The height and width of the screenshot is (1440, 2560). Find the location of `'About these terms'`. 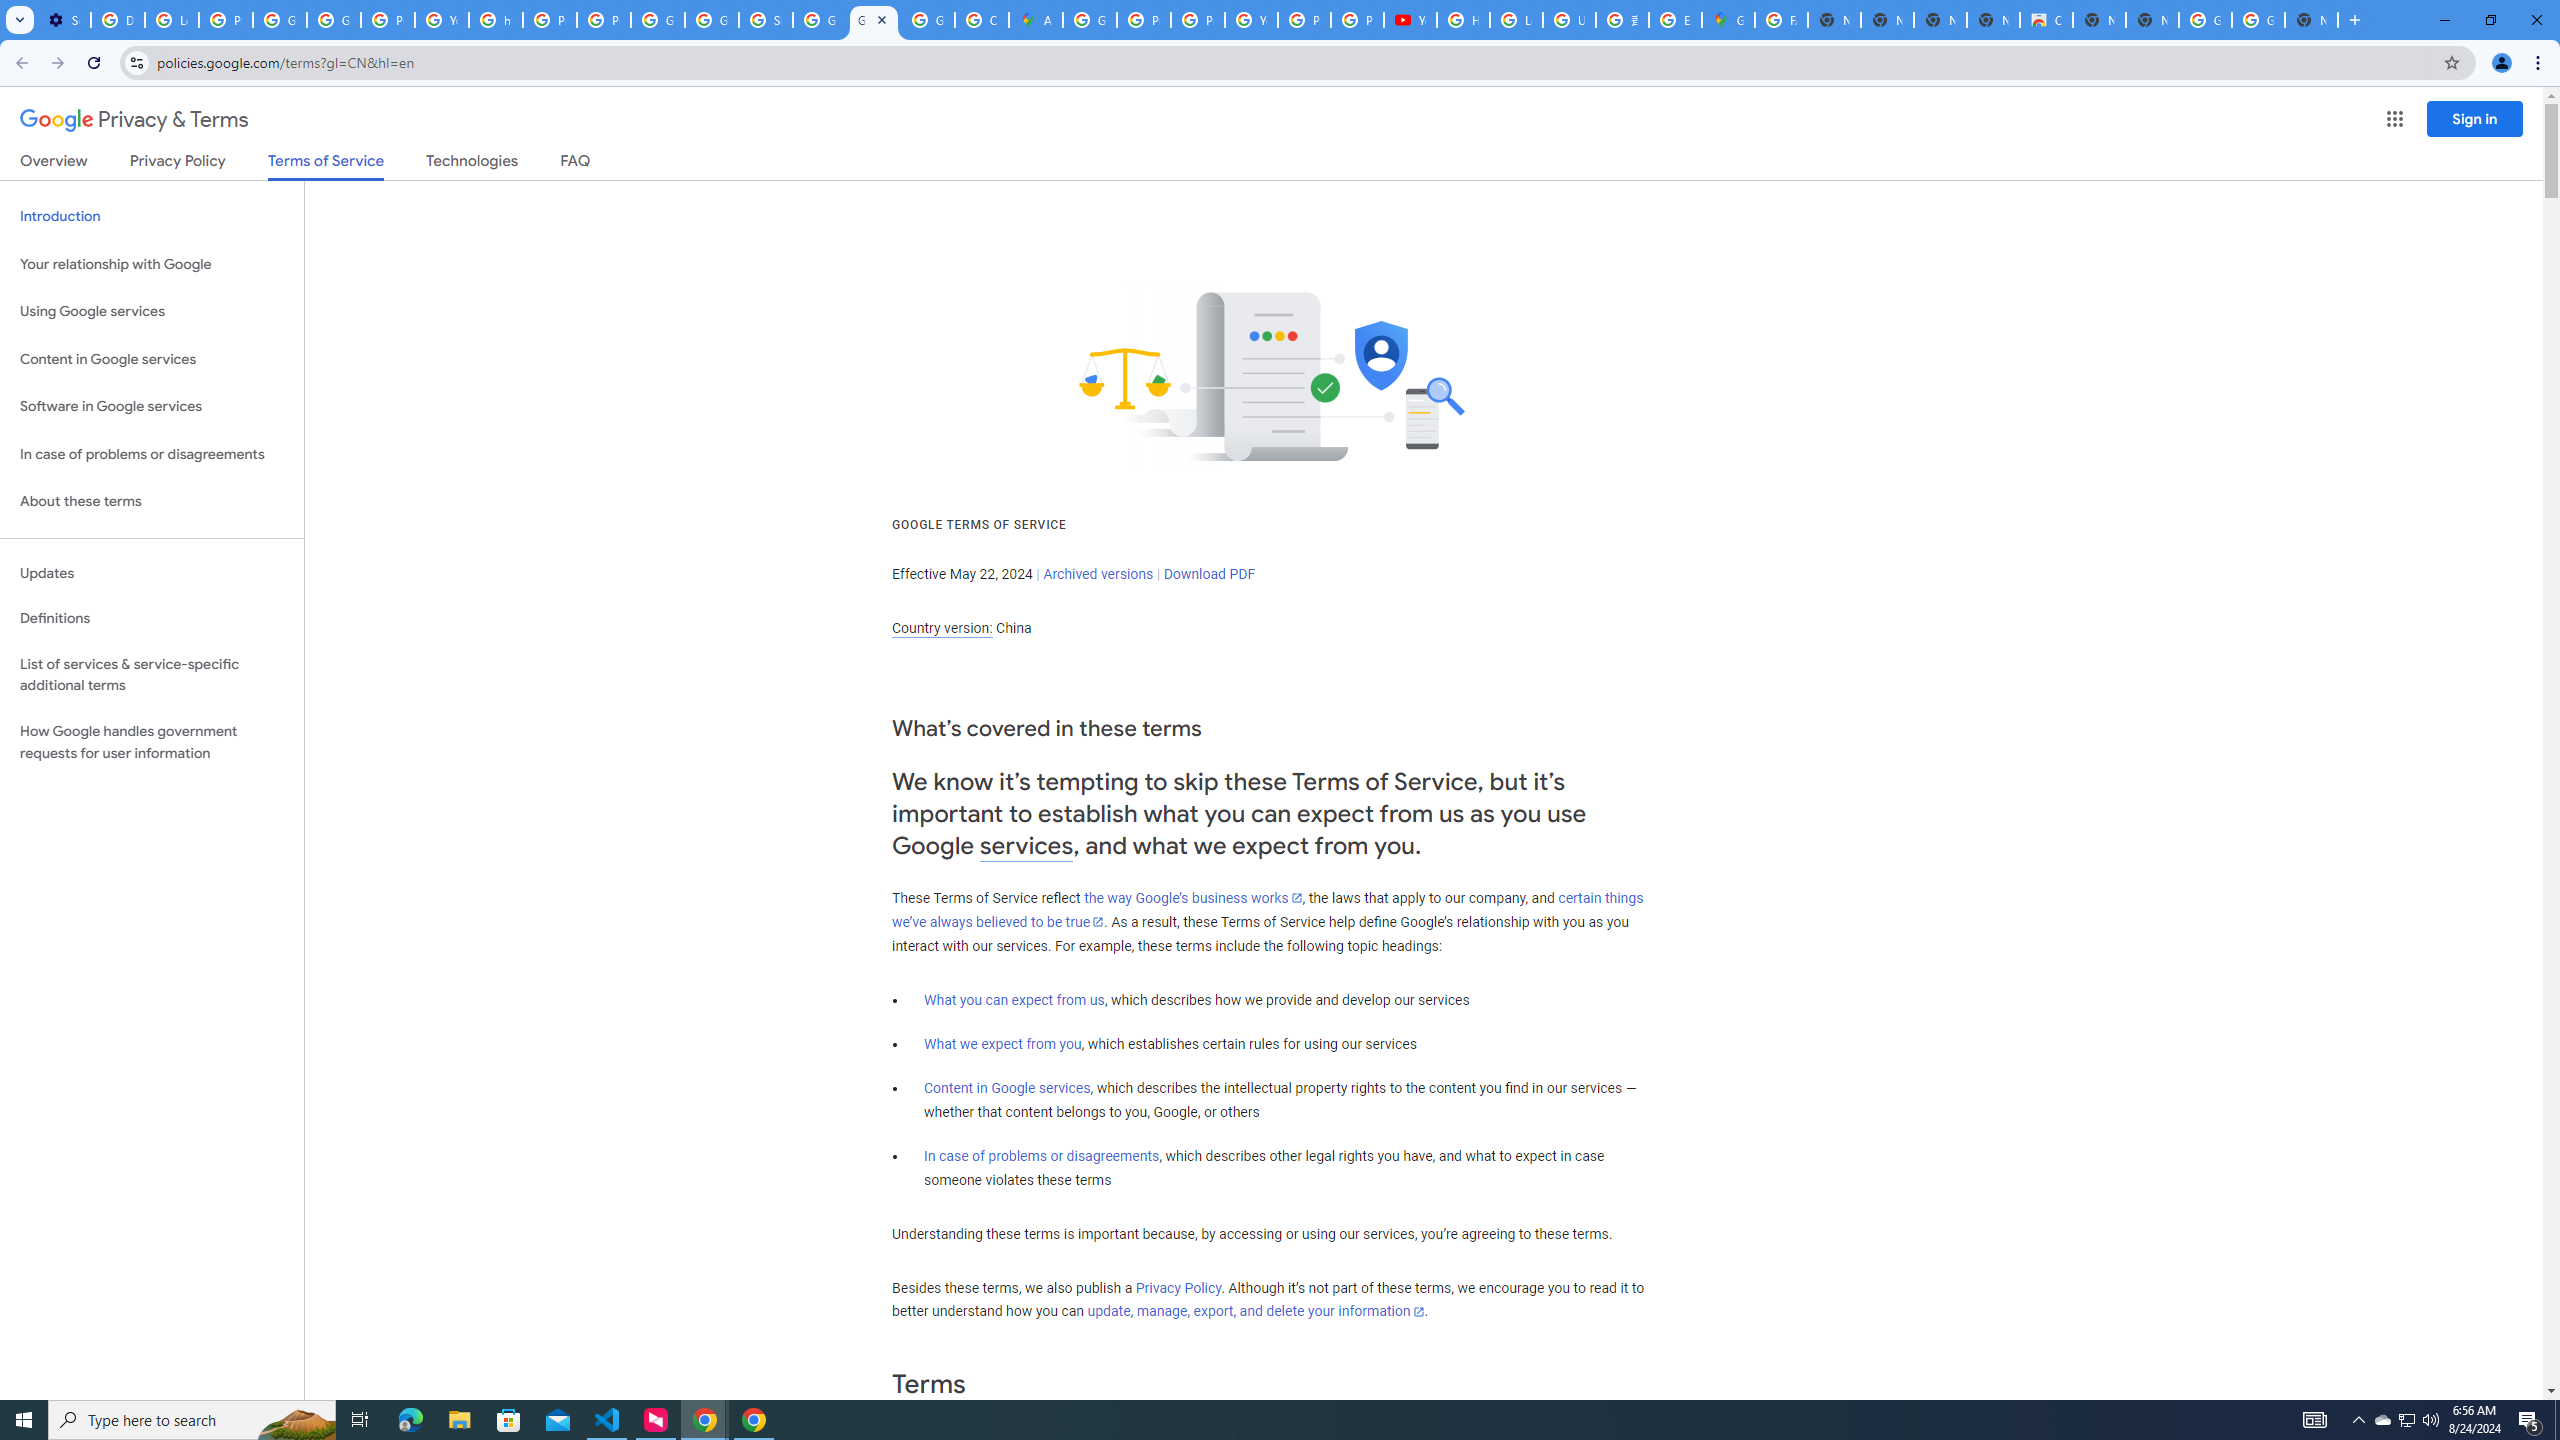

'About these terms' is located at coordinates (151, 501).